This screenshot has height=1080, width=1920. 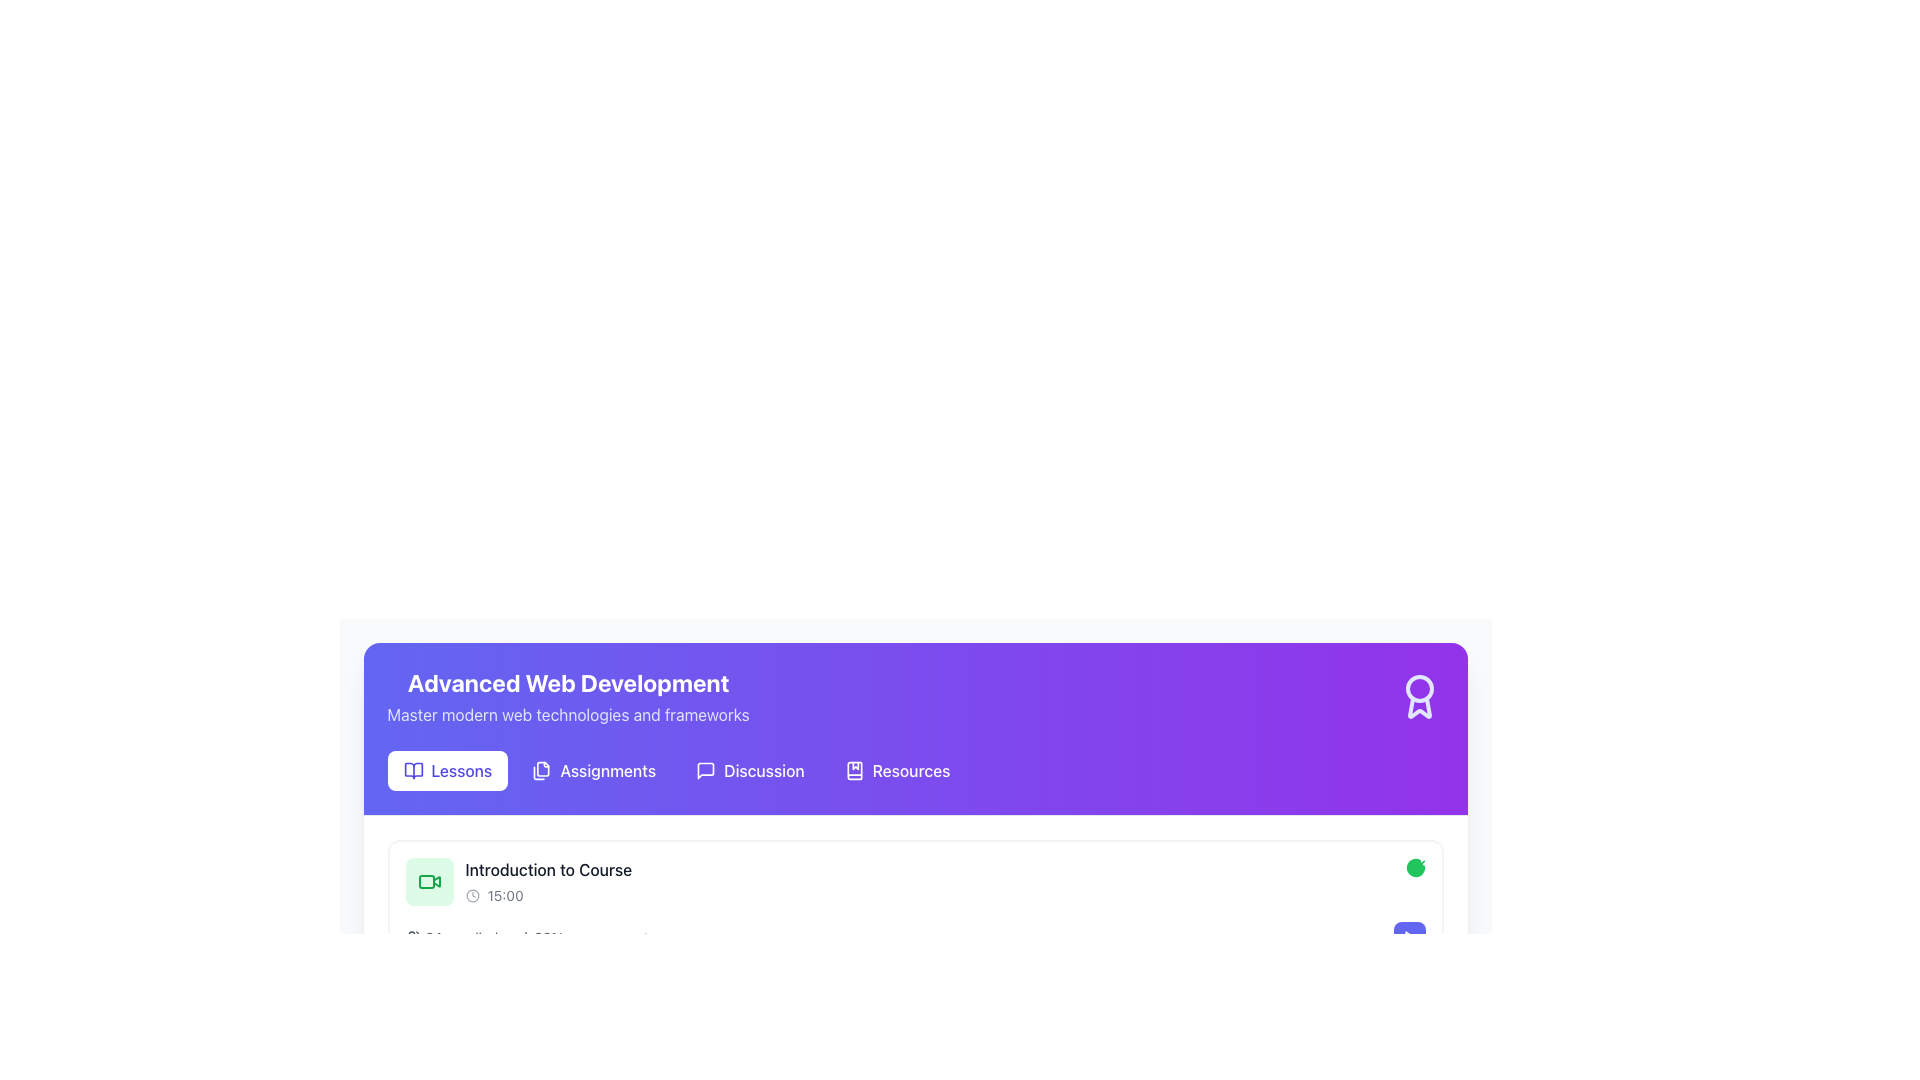 I want to click on the open book icon located to the left of the 'Lessons' label in the navigation menu, so click(x=412, y=770).